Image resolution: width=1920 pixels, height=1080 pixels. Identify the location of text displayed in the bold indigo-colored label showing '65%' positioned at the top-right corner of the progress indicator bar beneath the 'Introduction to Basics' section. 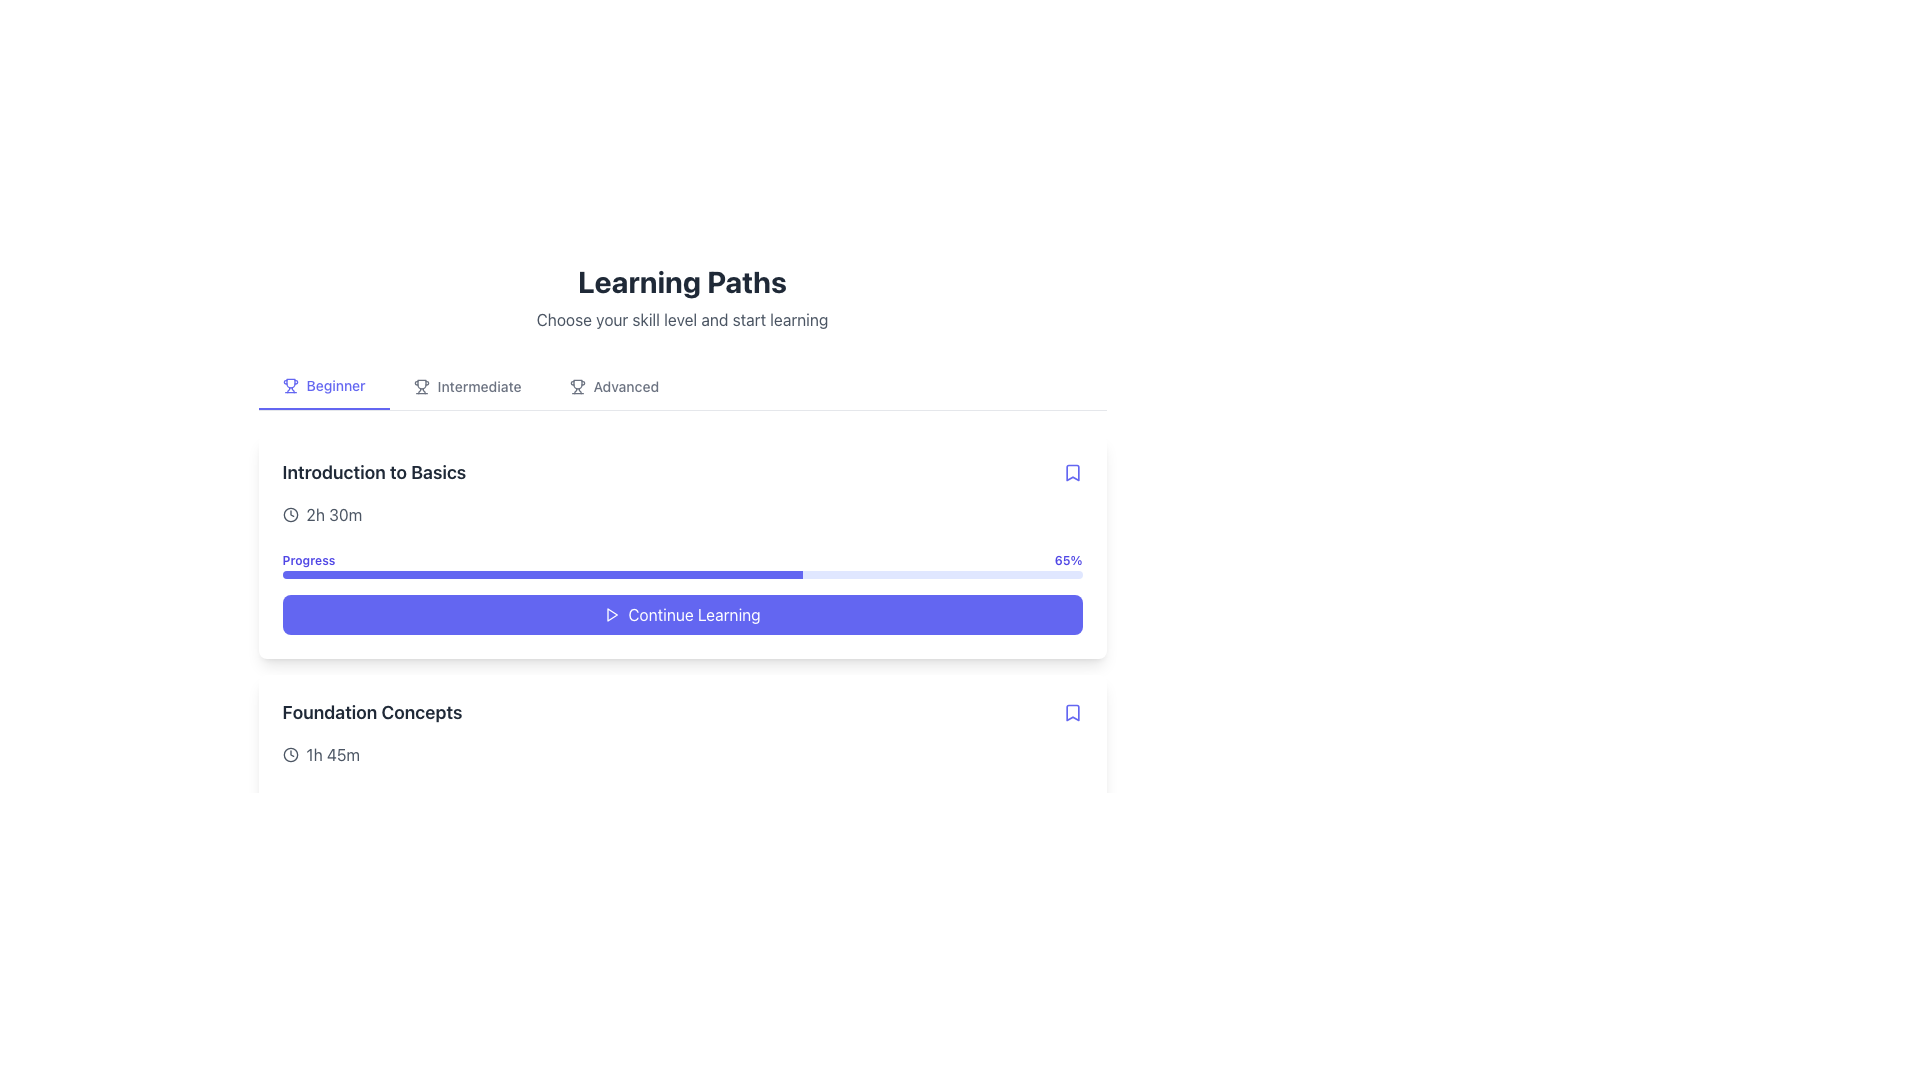
(1067, 560).